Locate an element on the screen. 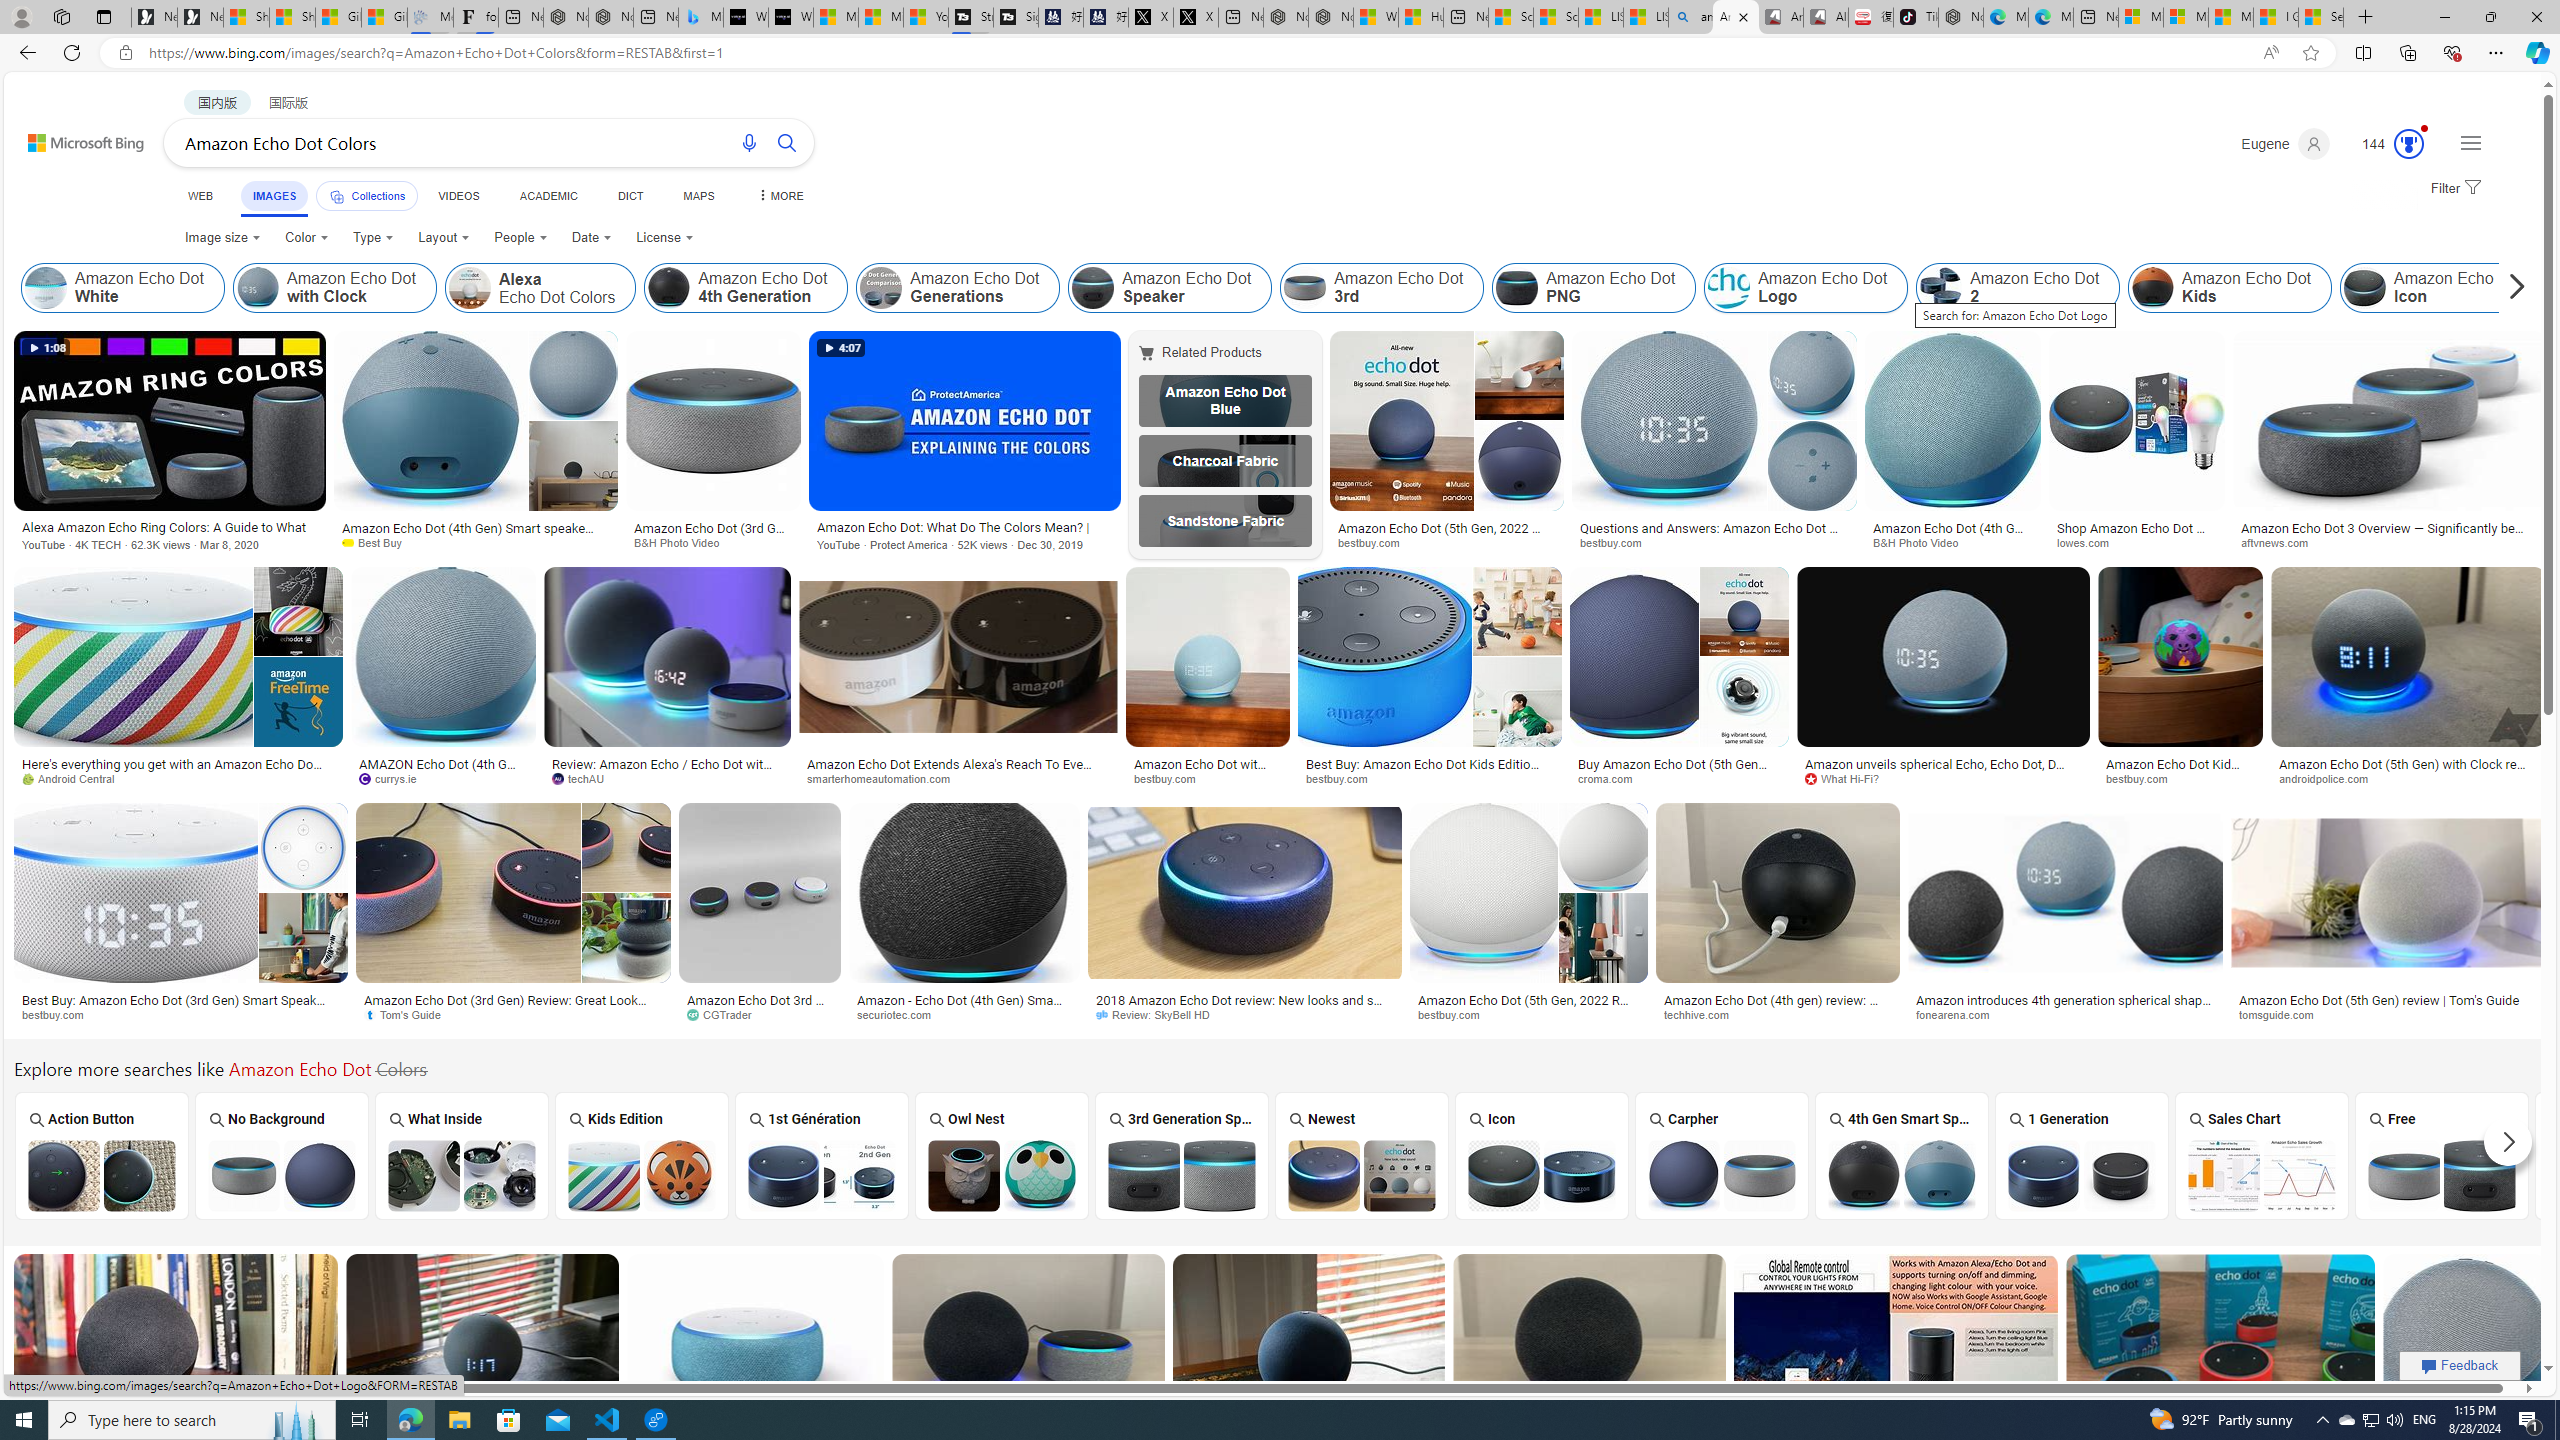 This screenshot has height=1440, width=2560. 'Back to Bing search' is located at coordinates (73, 137).